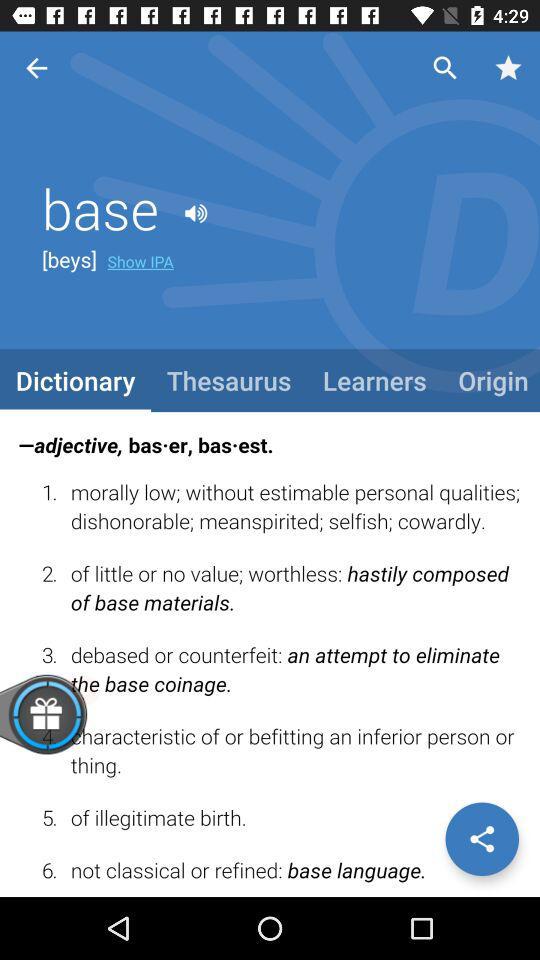  I want to click on the icon which is at the bottom right corner, so click(481, 839).